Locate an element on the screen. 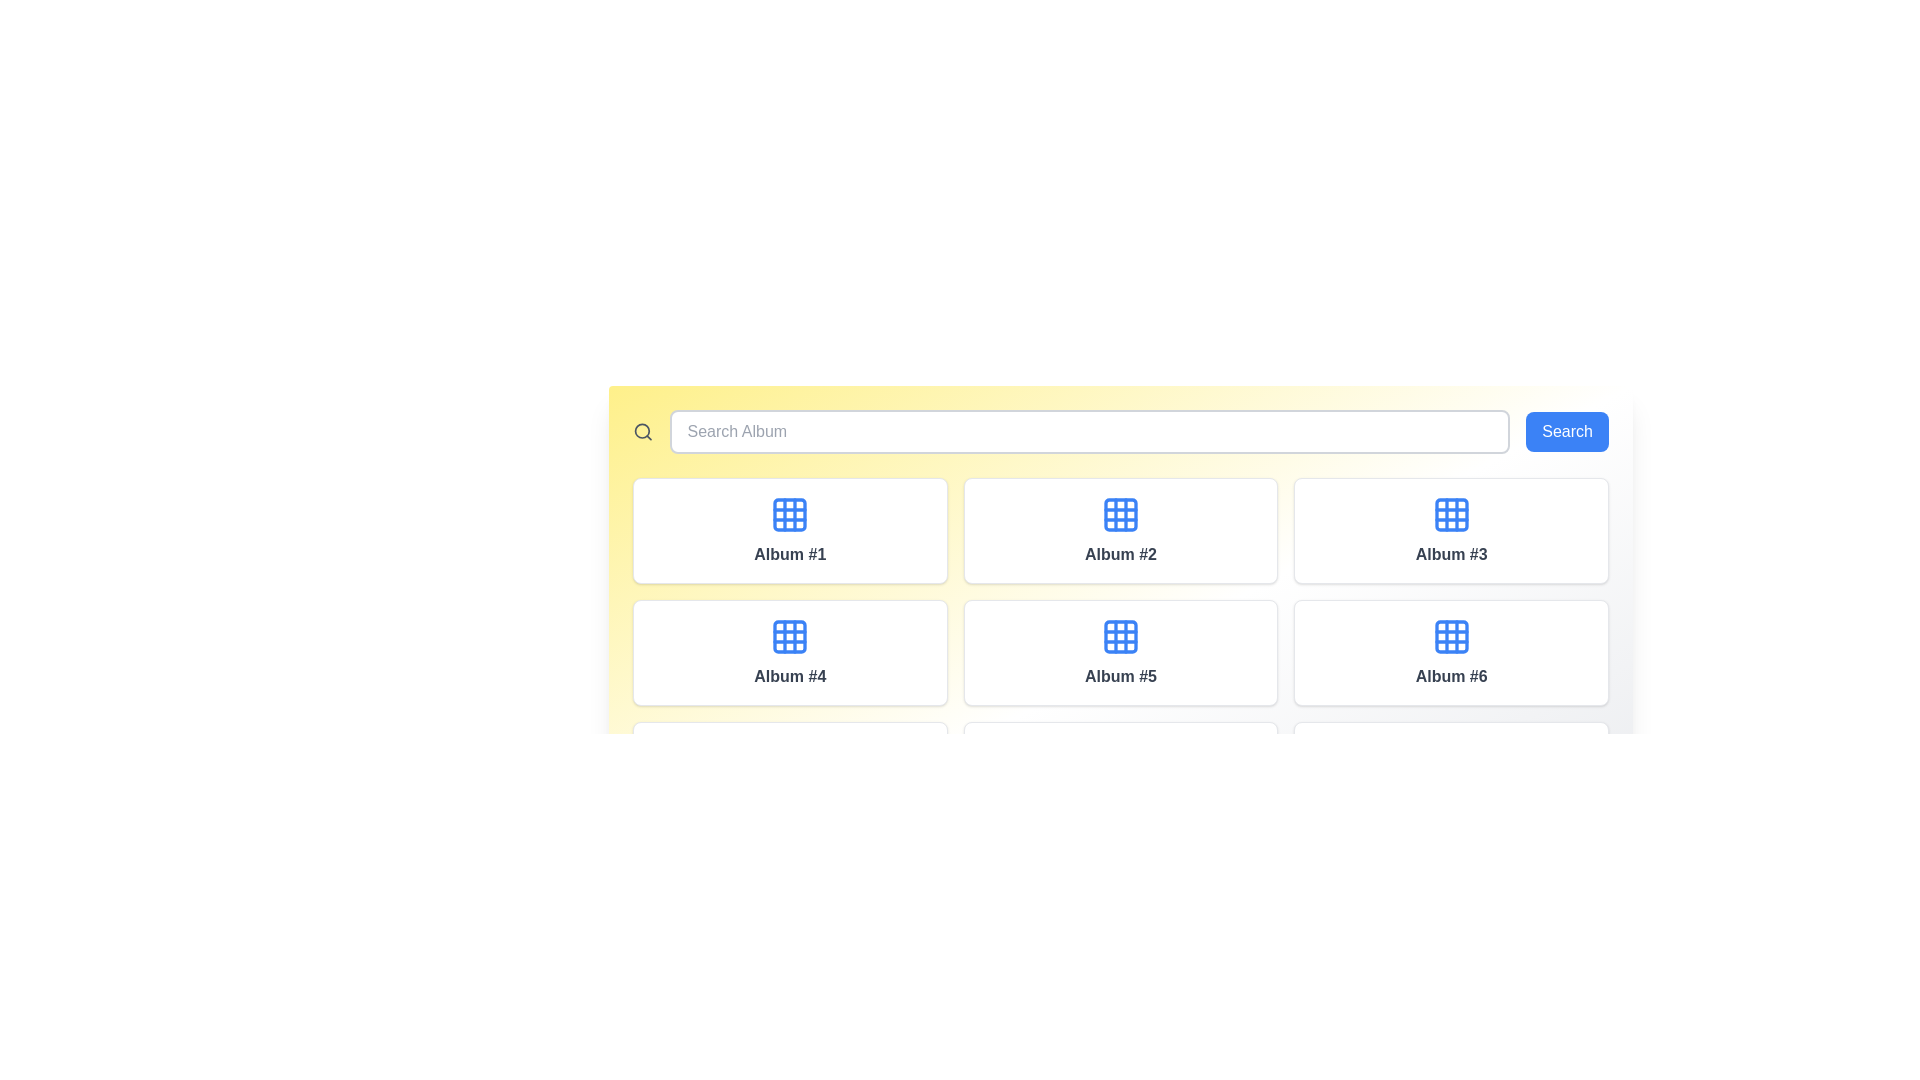 The image size is (1920, 1080). the 'Album #2' text label located is located at coordinates (1118, 555).